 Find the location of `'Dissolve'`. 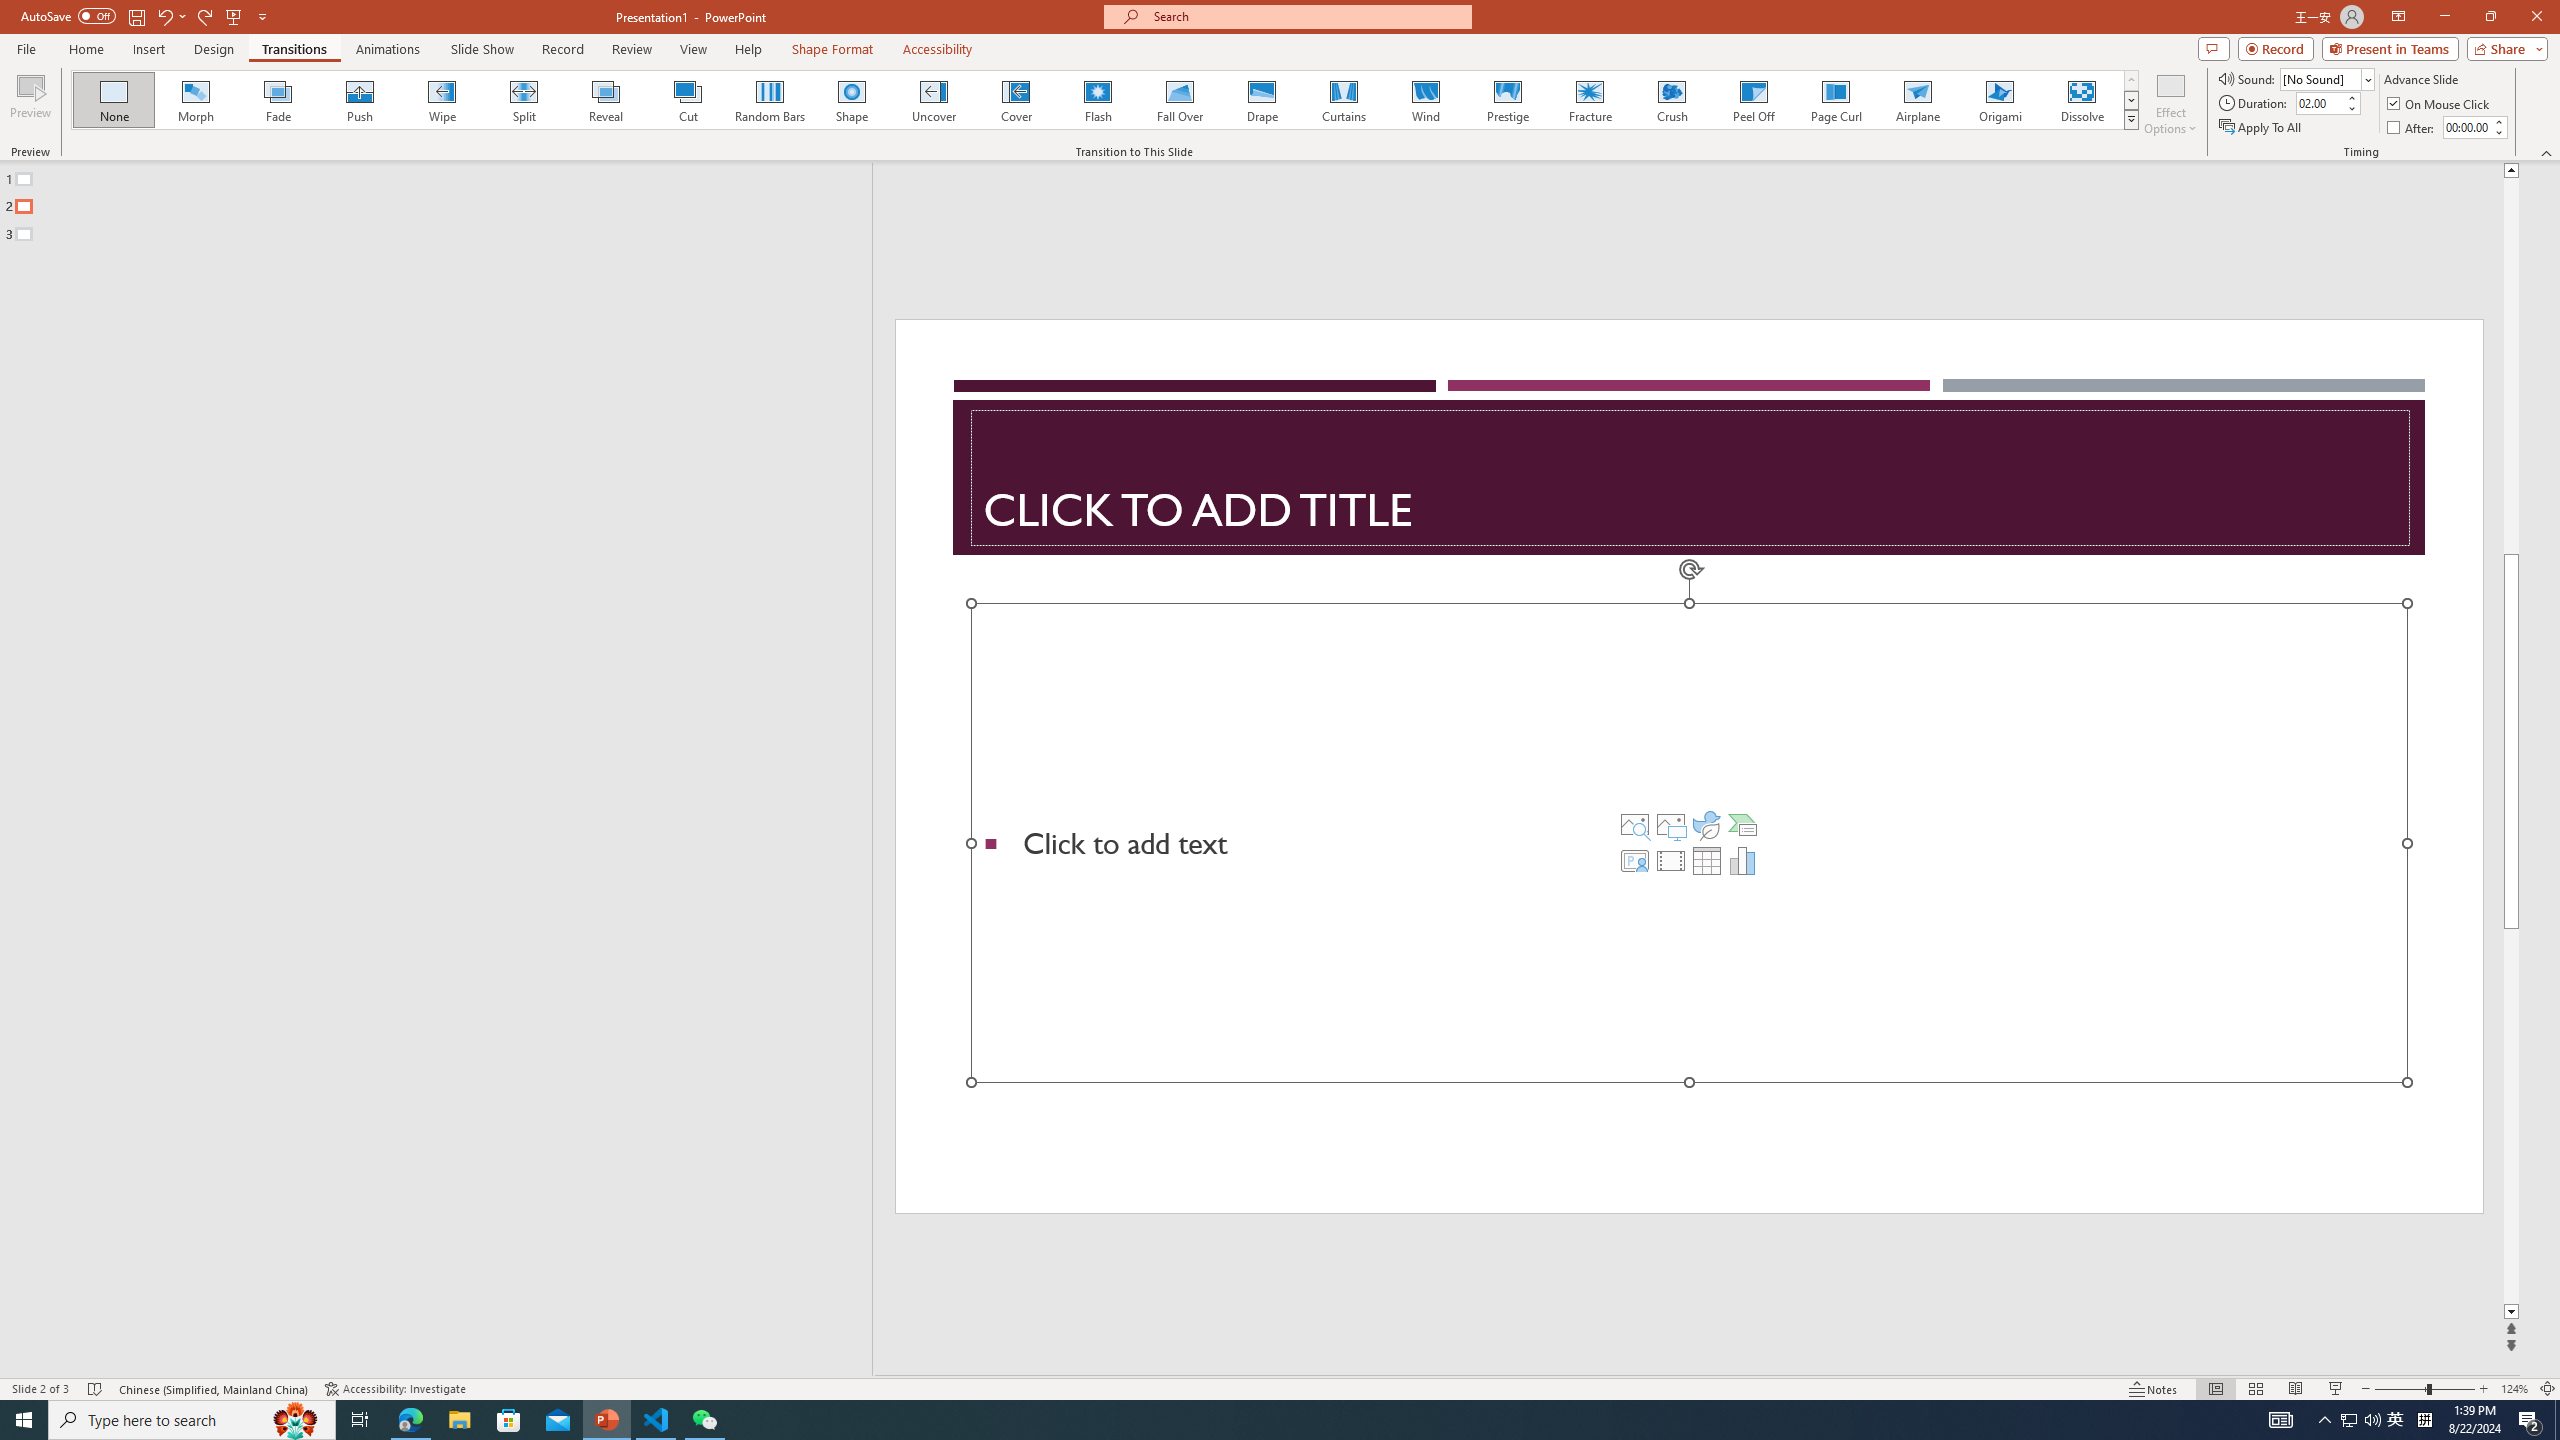

'Dissolve' is located at coordinates (2080, 99).